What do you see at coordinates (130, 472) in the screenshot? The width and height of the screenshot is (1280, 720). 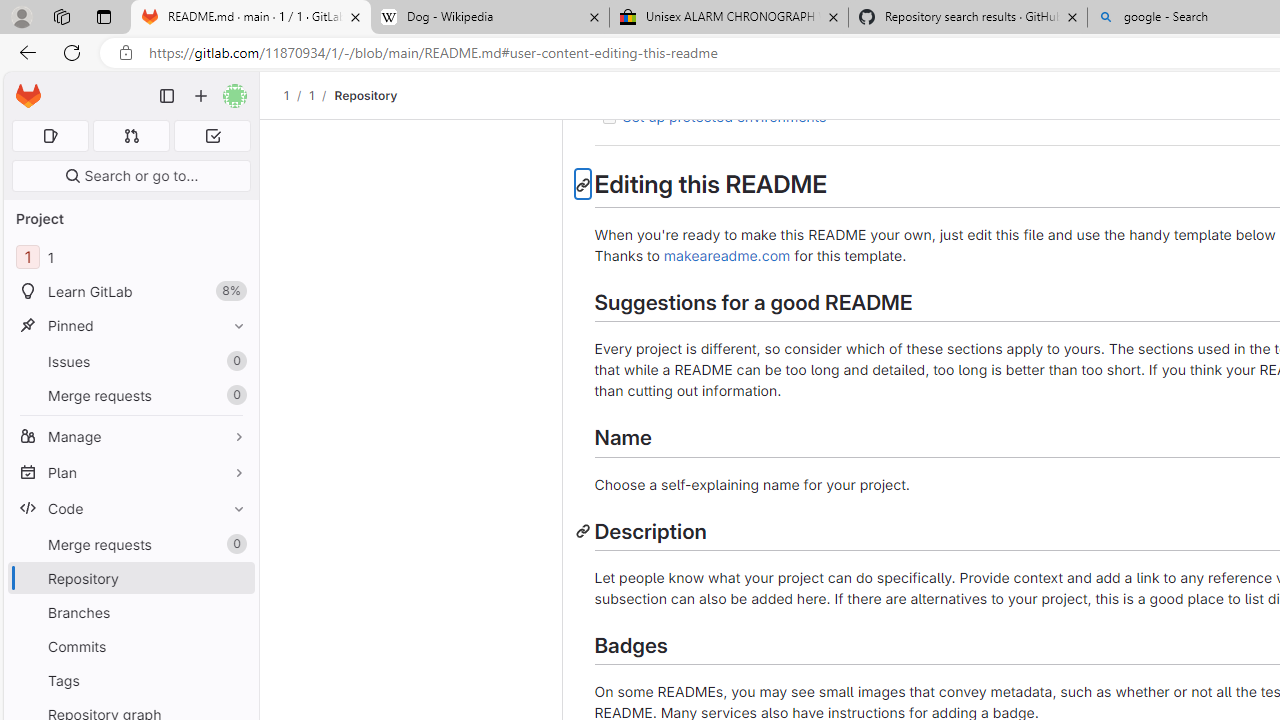 I see `'Plan'` at bounding box center [130, 472].